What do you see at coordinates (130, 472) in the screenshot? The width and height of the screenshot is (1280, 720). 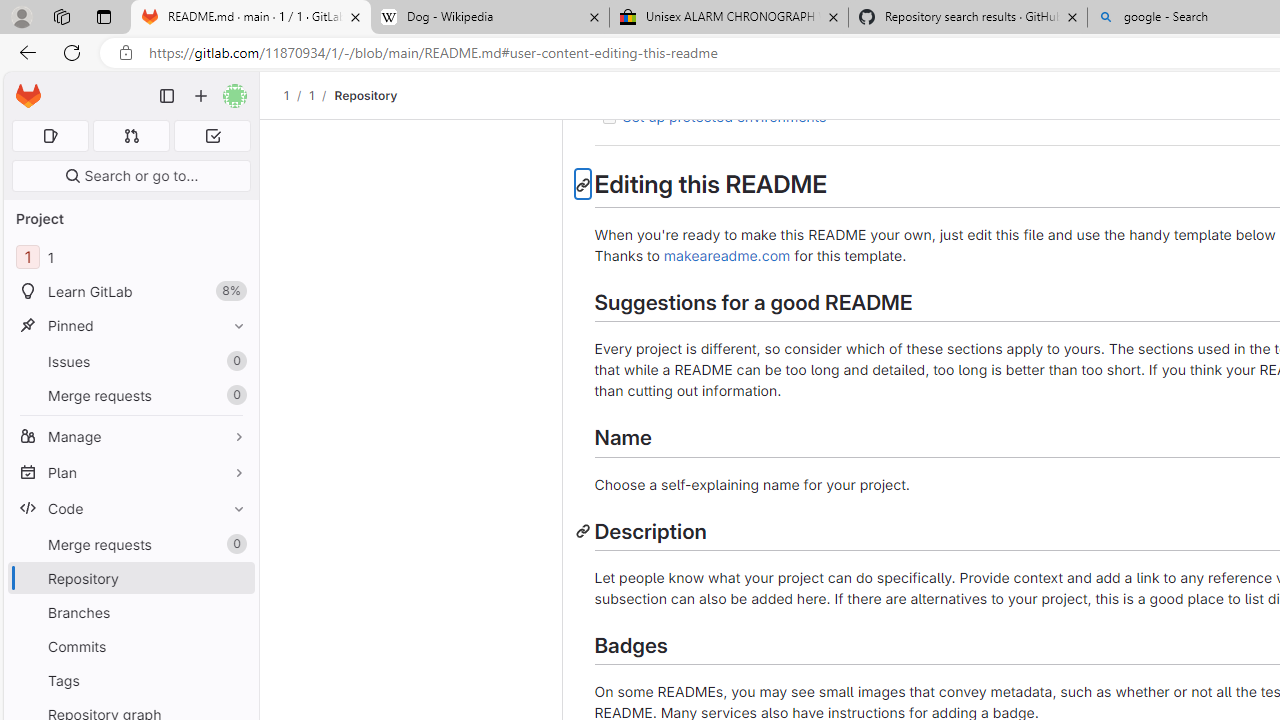 I see `'Plan'` at bounding box center [130, 472].